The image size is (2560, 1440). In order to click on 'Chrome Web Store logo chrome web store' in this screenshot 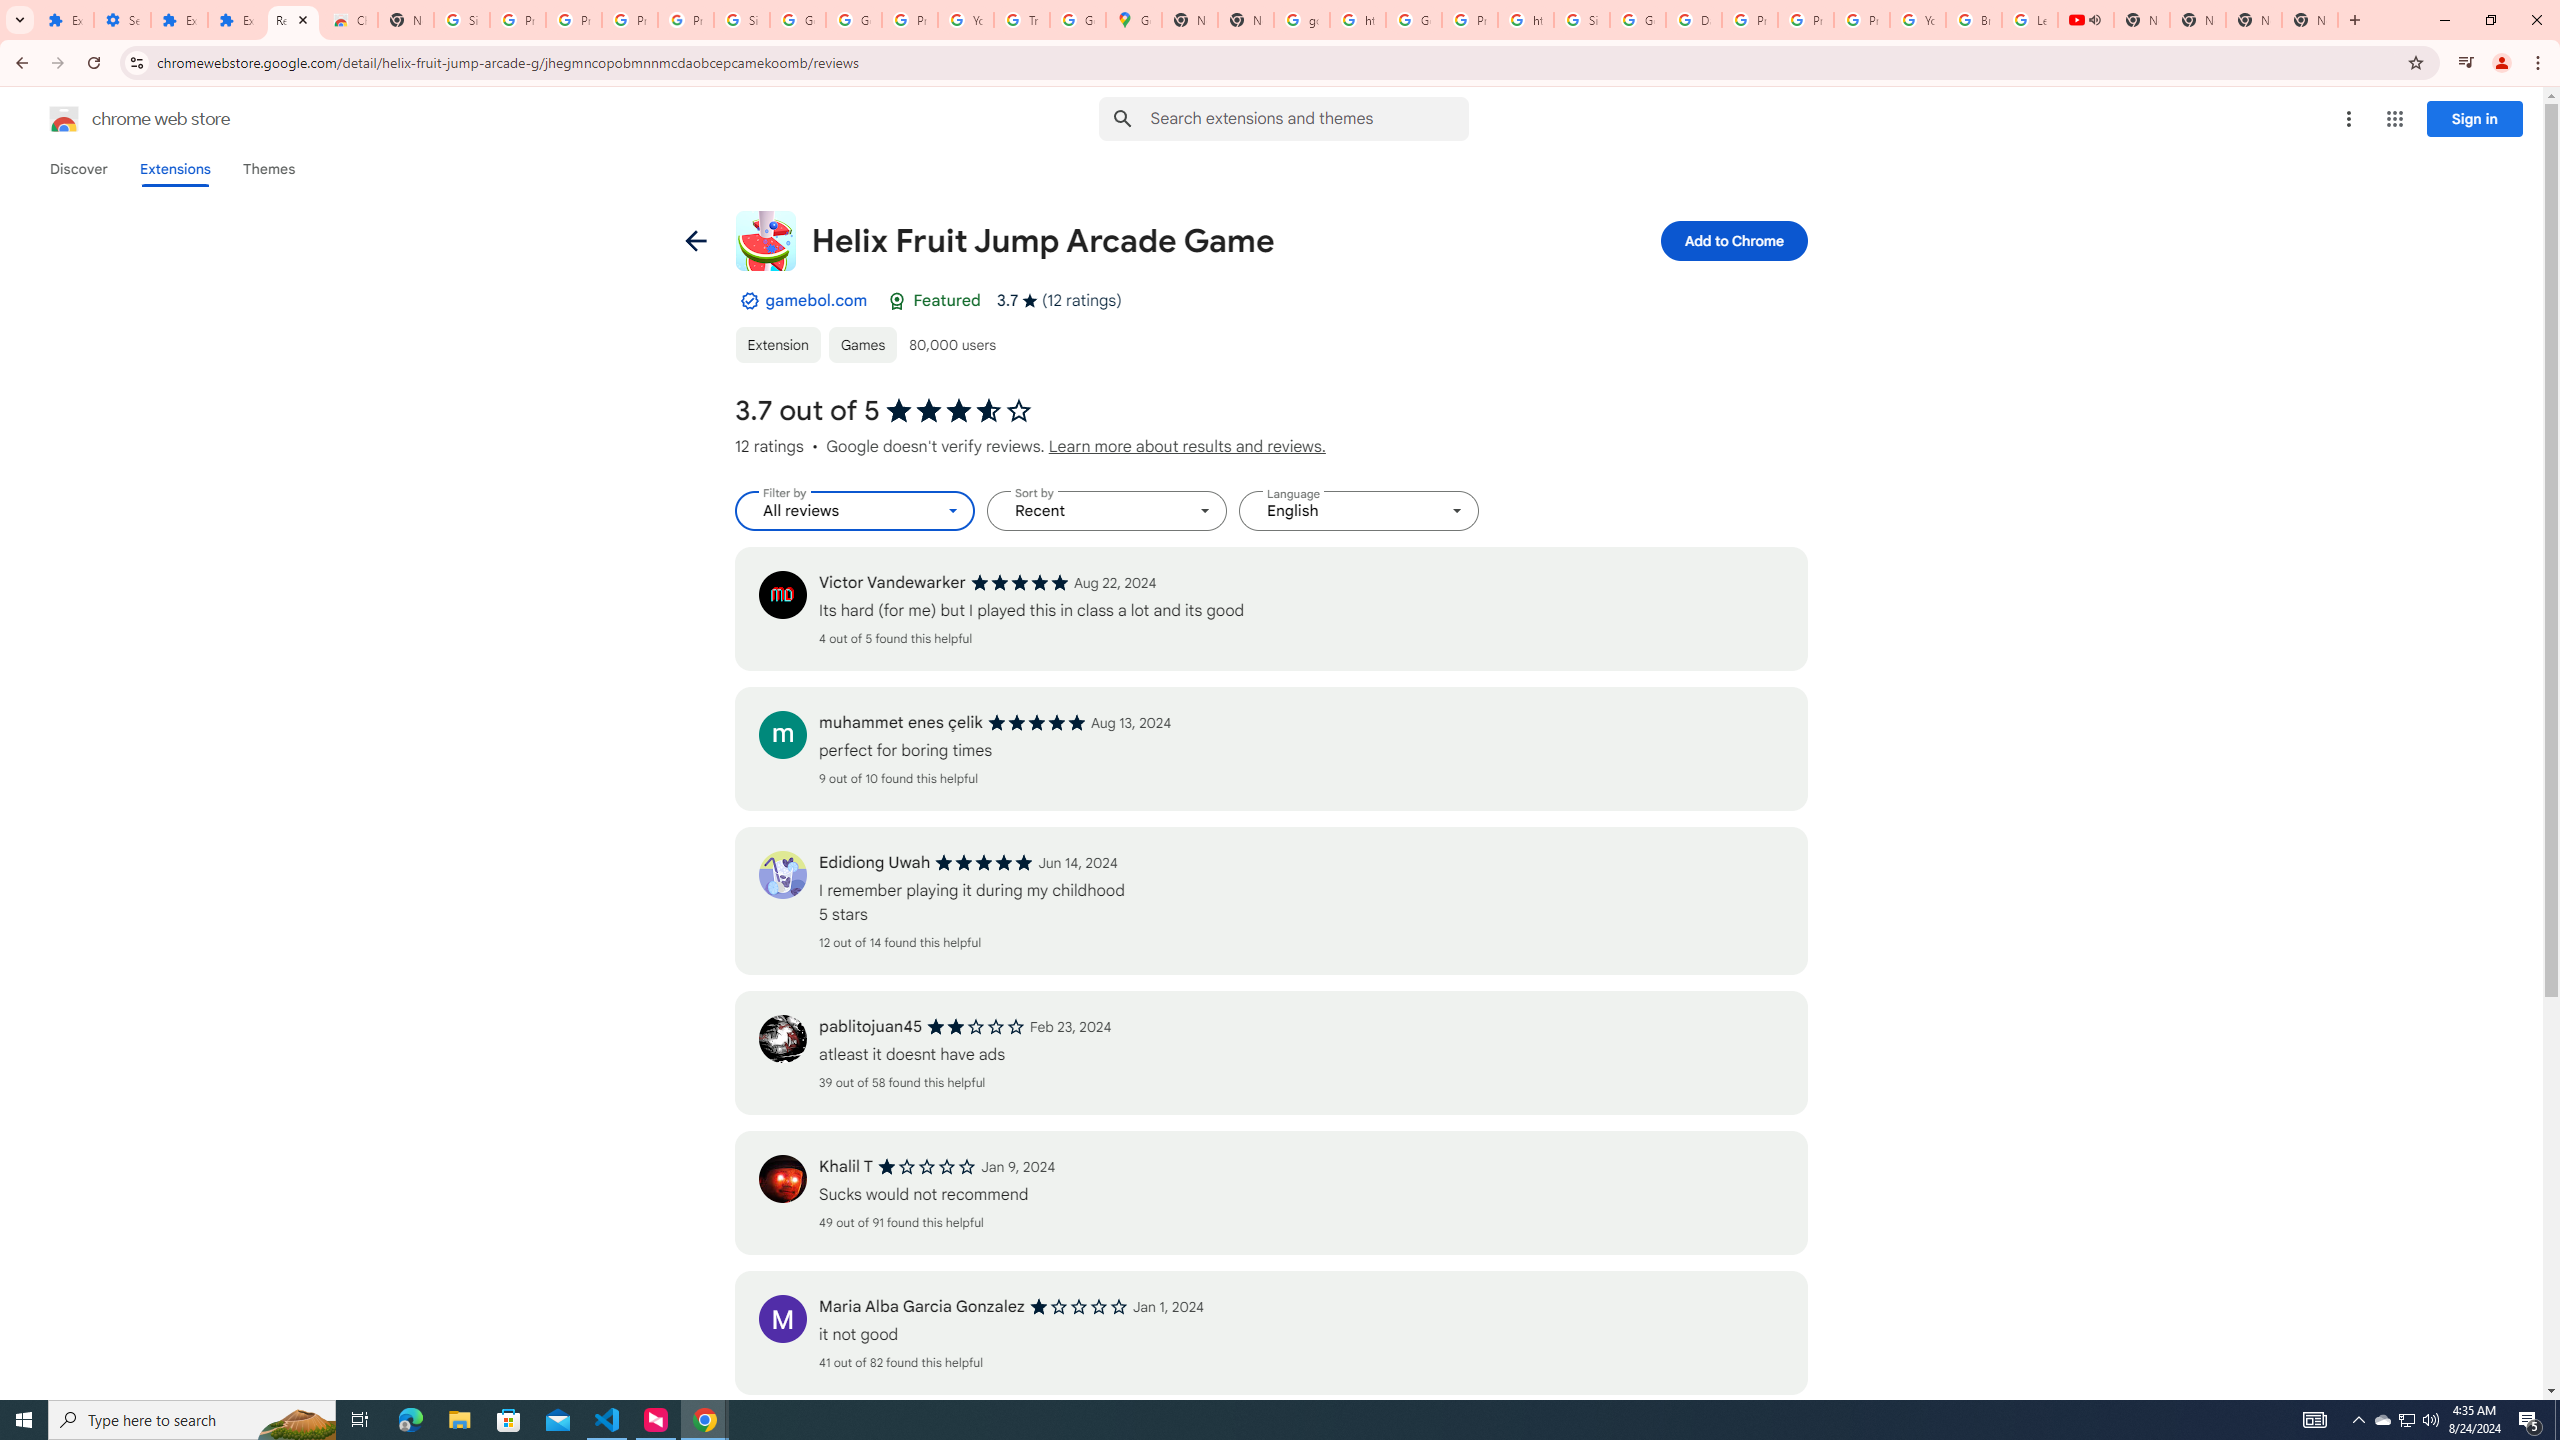, I will do `click(118, 118)`.